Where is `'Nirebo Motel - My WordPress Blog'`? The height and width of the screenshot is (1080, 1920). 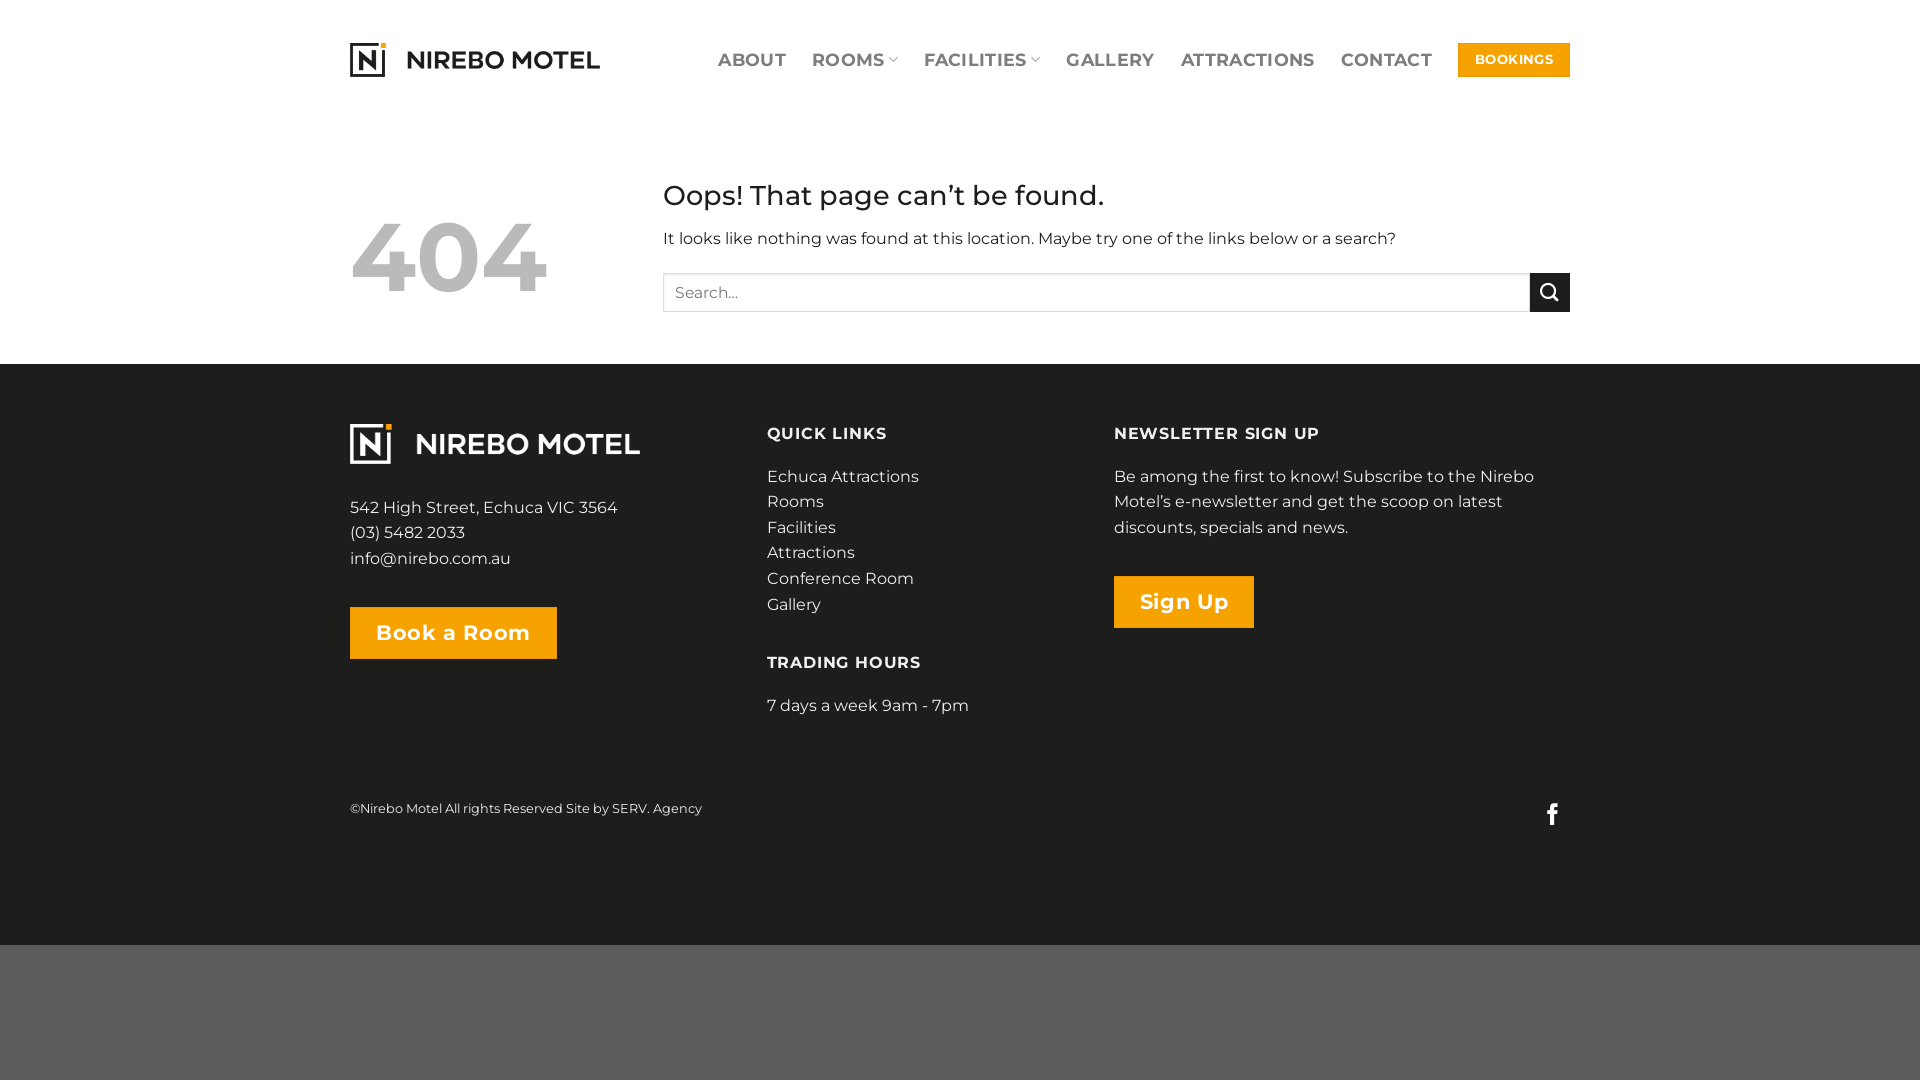 'Nirebo Motel - My WordPress Blog' is located at coordinates (474, 59).